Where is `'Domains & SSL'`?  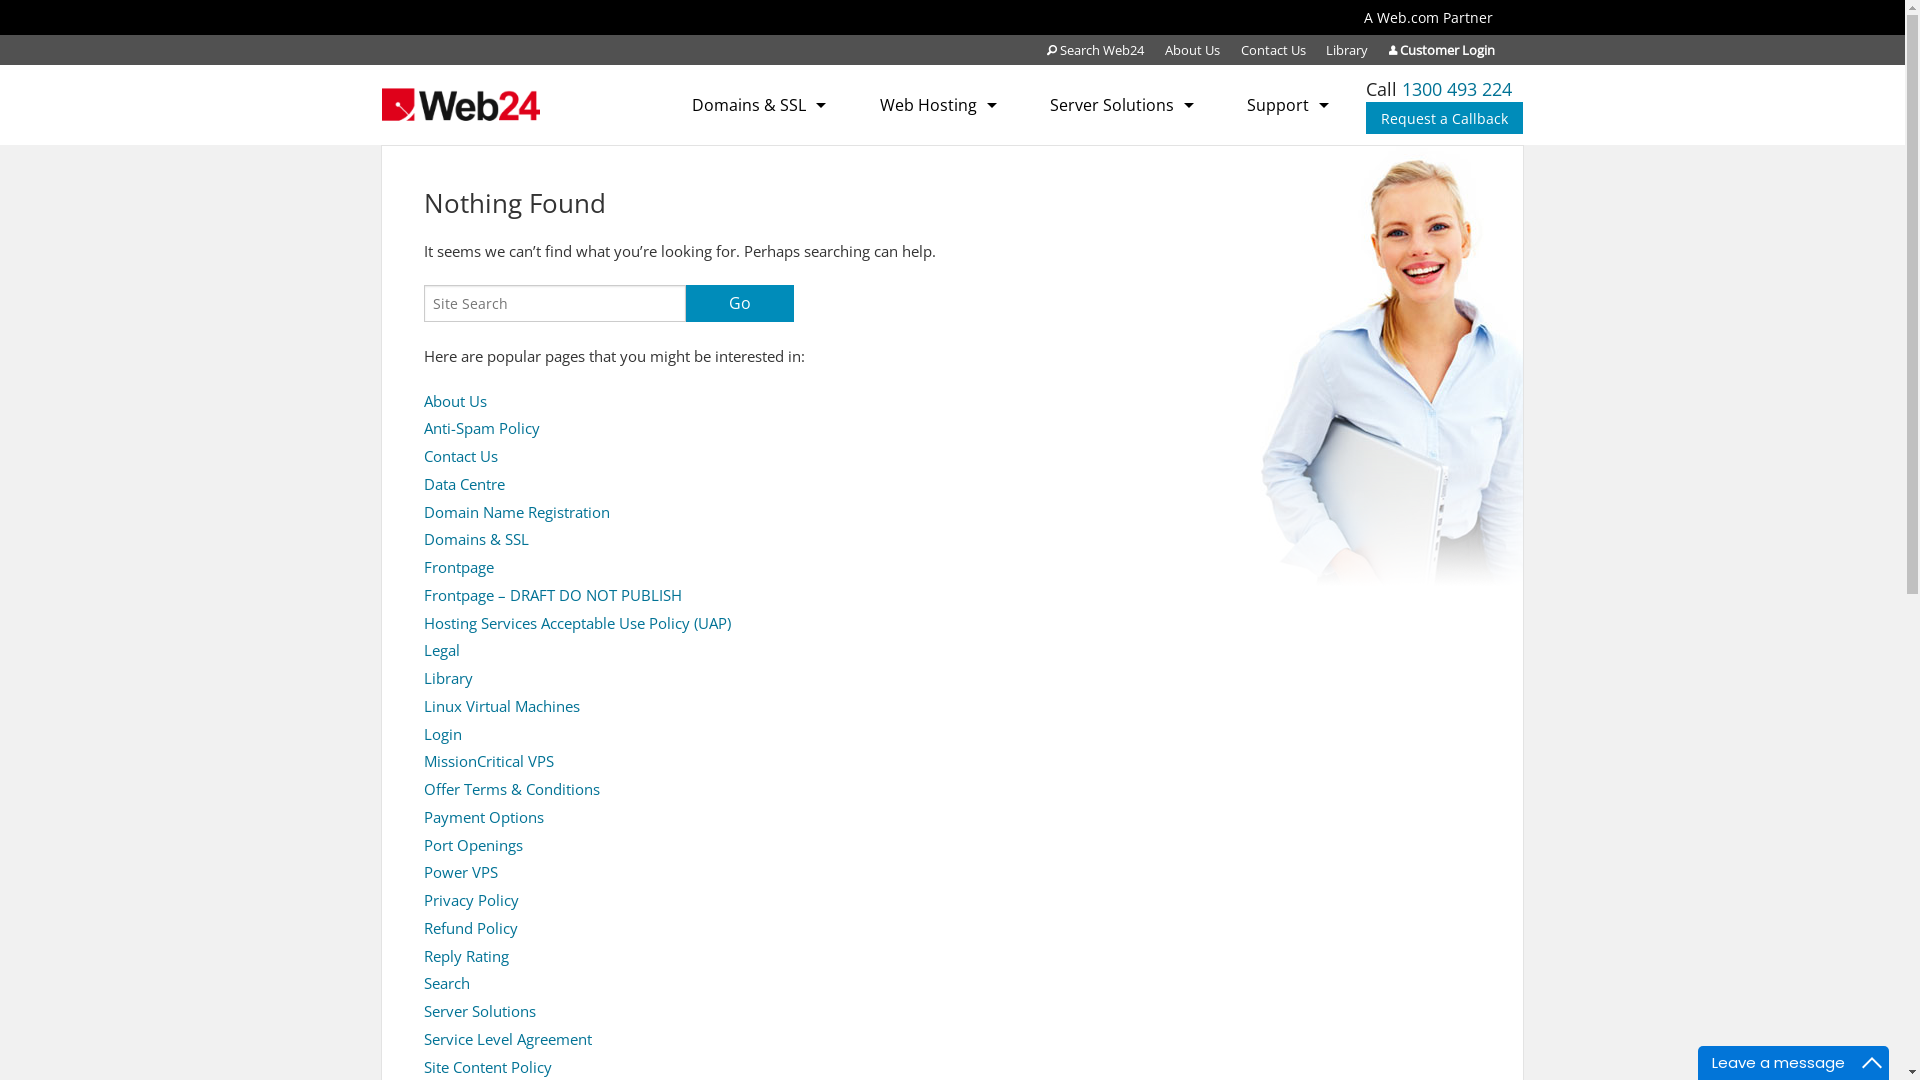
'Domains & SSL' is located at coordinates (475, 538).